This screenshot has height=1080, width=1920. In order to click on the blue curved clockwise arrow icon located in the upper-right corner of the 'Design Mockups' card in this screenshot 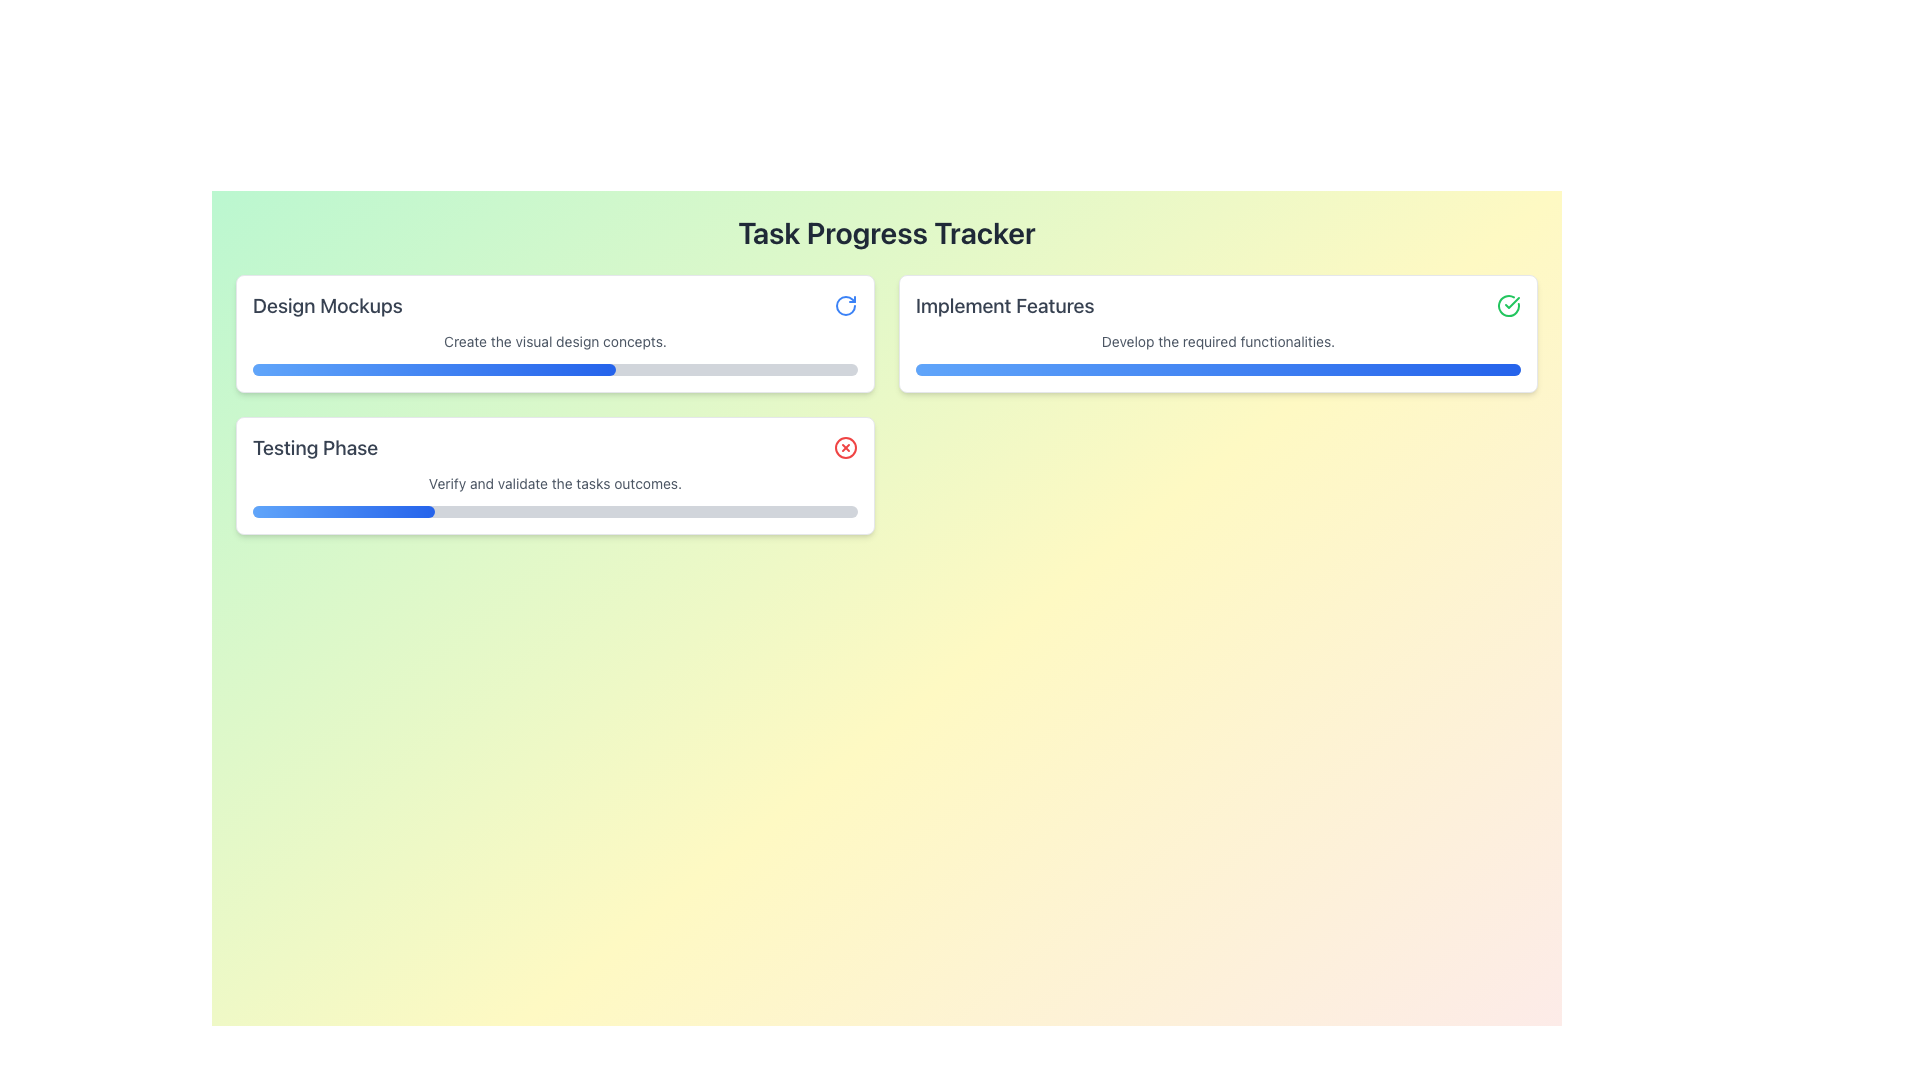, I will do `click(845, 305)`.